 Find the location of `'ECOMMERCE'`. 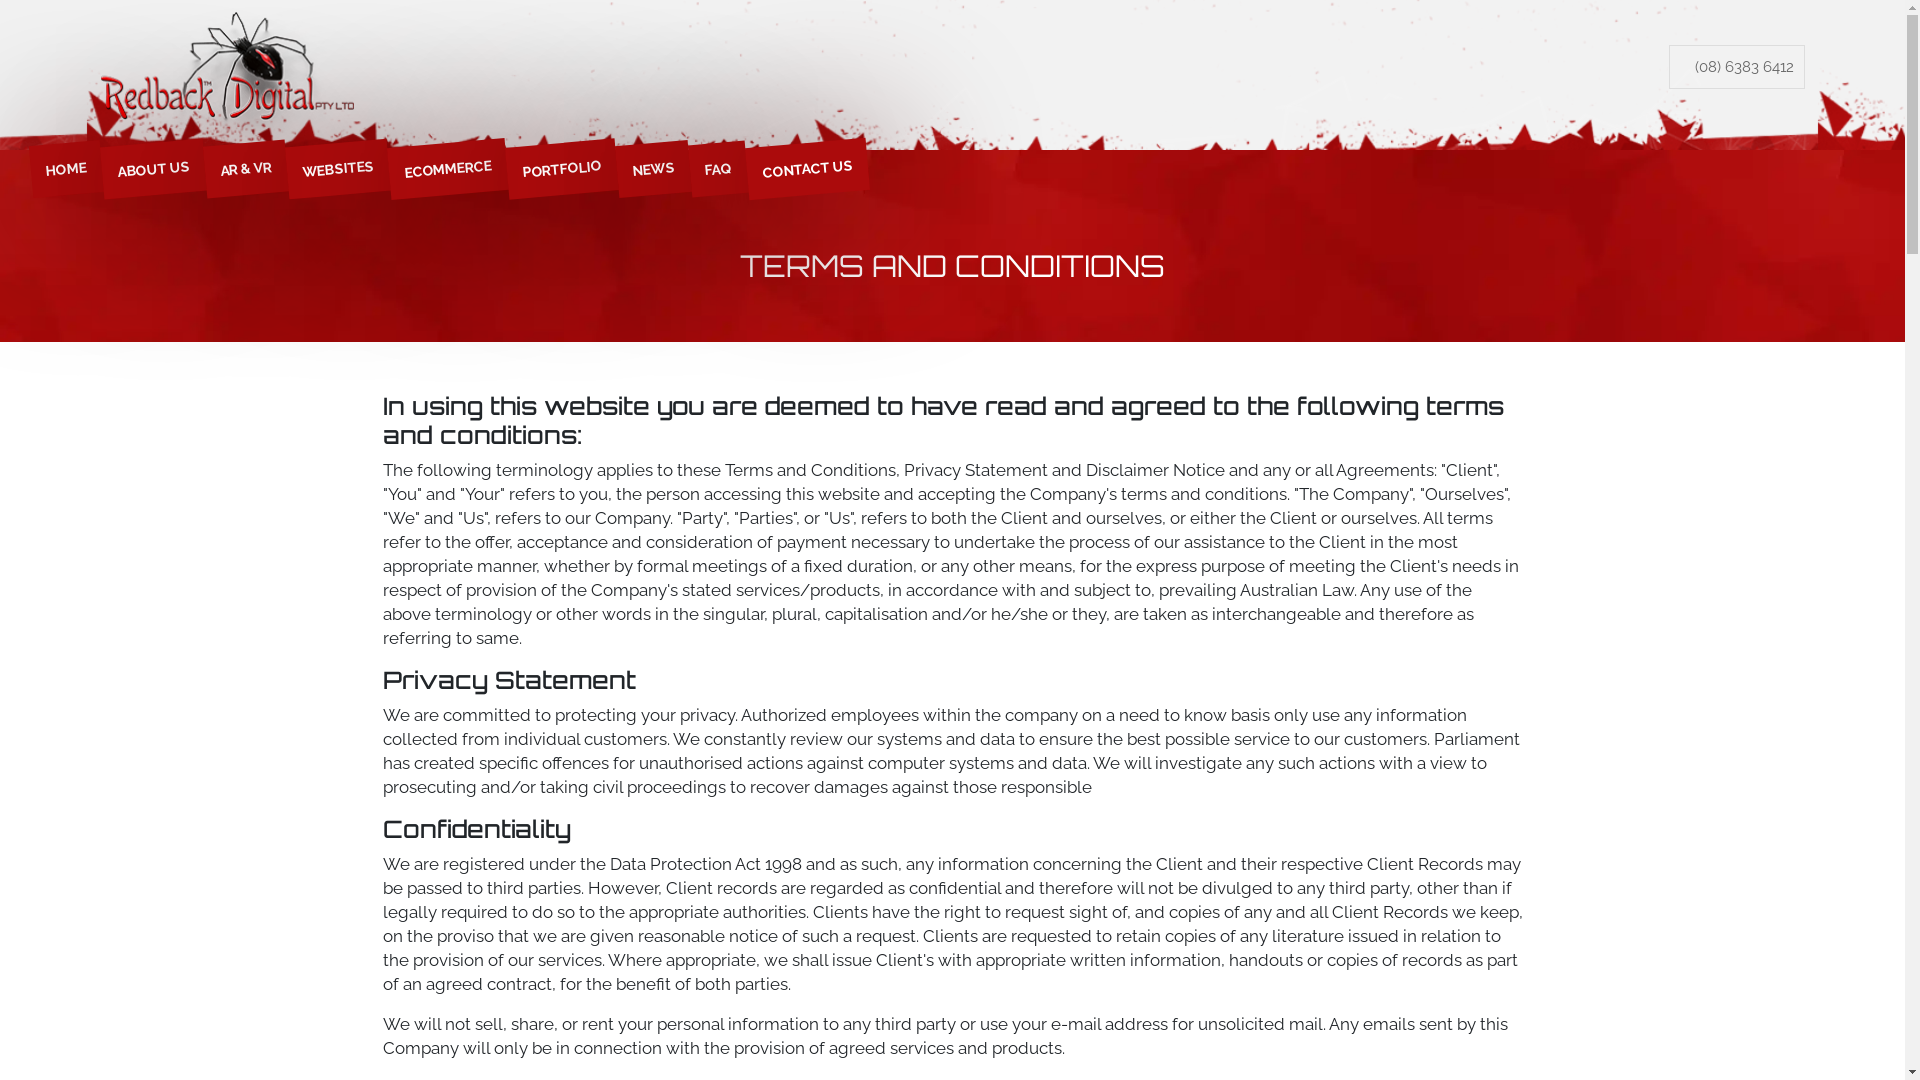

'ECOMMERCE' is located at coordinates (387, 163).